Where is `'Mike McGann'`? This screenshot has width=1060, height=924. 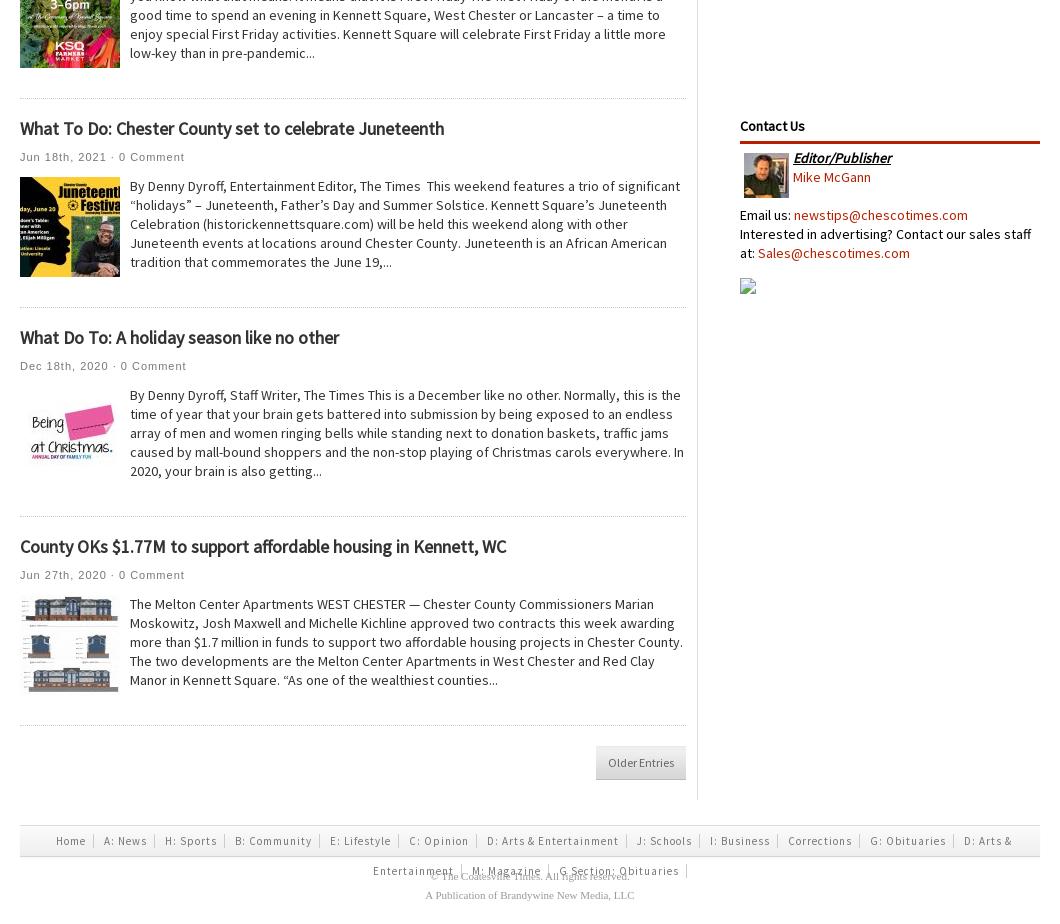
'Mike McGann' is located at coordinates (831, 177).